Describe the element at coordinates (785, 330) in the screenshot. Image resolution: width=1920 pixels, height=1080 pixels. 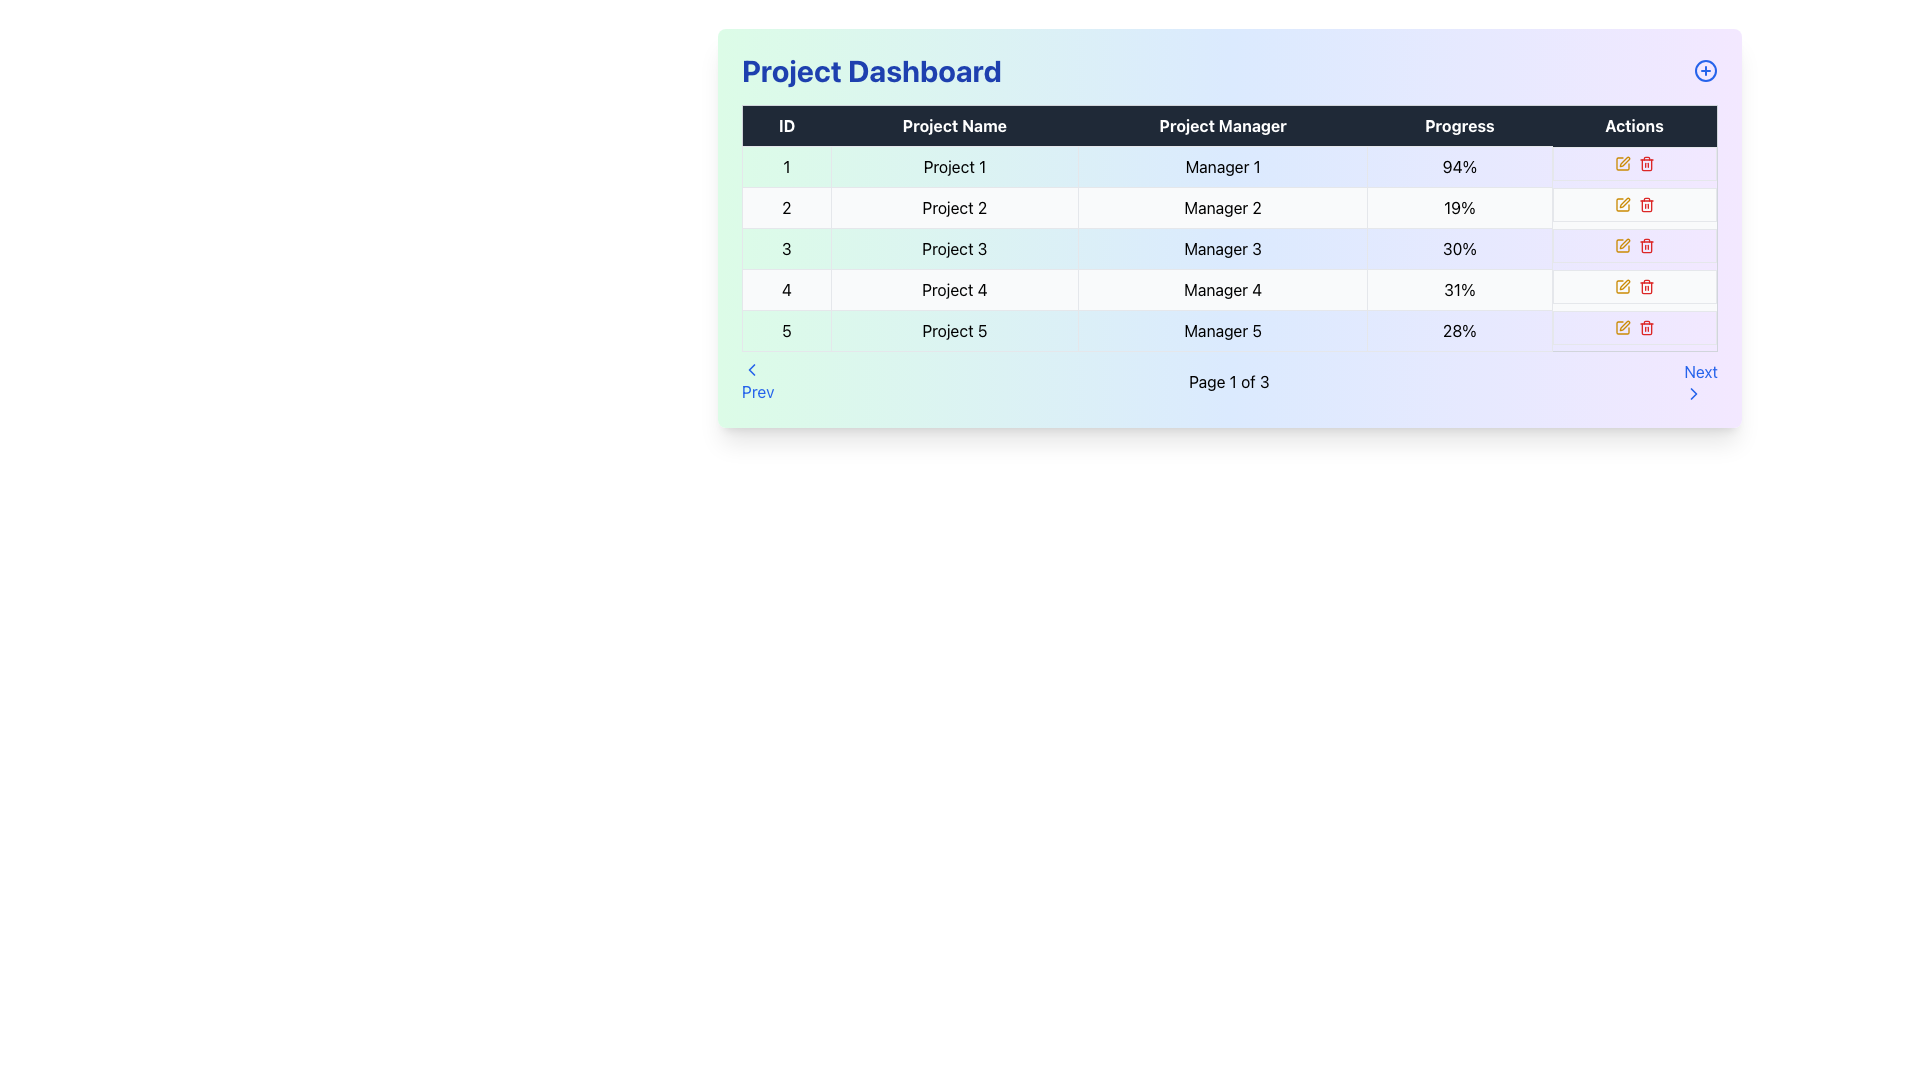
I see `the static text element displaying the number '5', located in the first column of the fifth row in the 'Project Dashboard' interface` at that location.